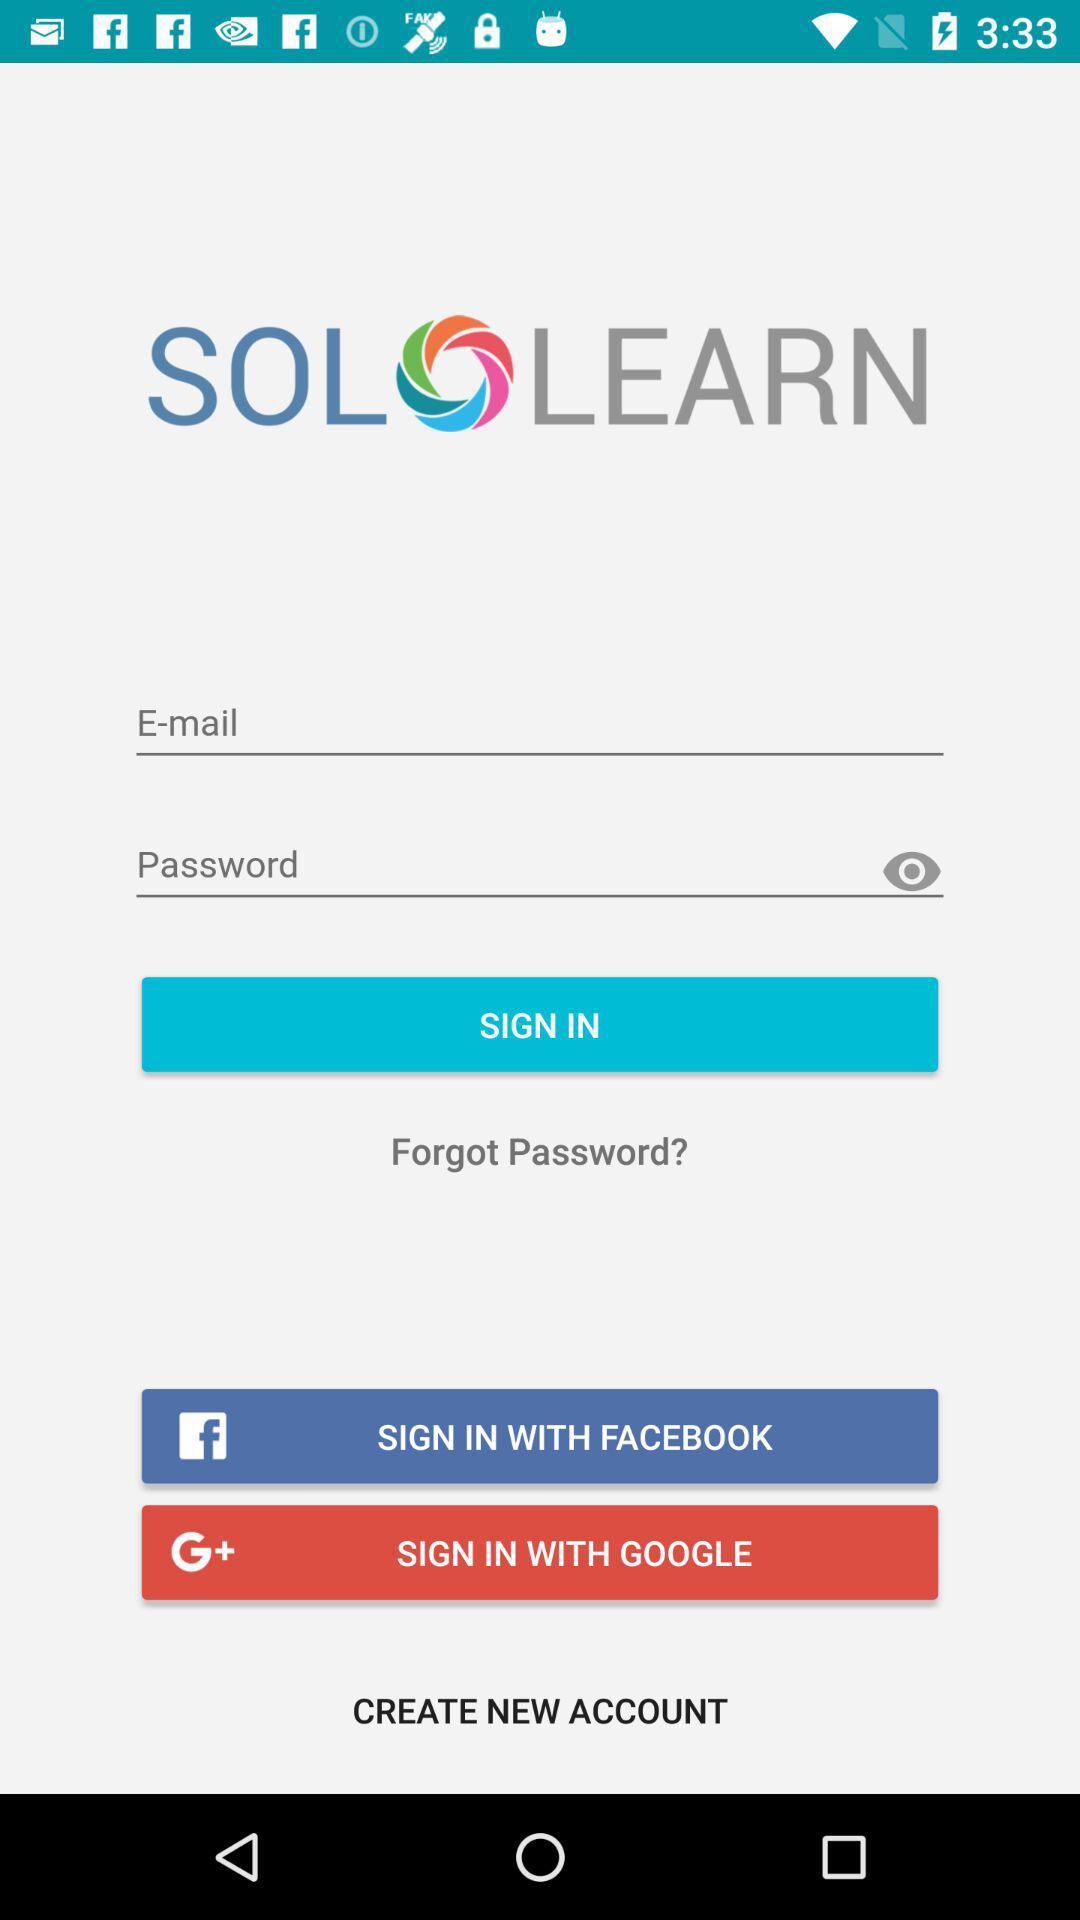  What do you see at coordinates (538, 1150) in the screenshot?
I see `item above sign in with` at bounding box center [538, 1150].